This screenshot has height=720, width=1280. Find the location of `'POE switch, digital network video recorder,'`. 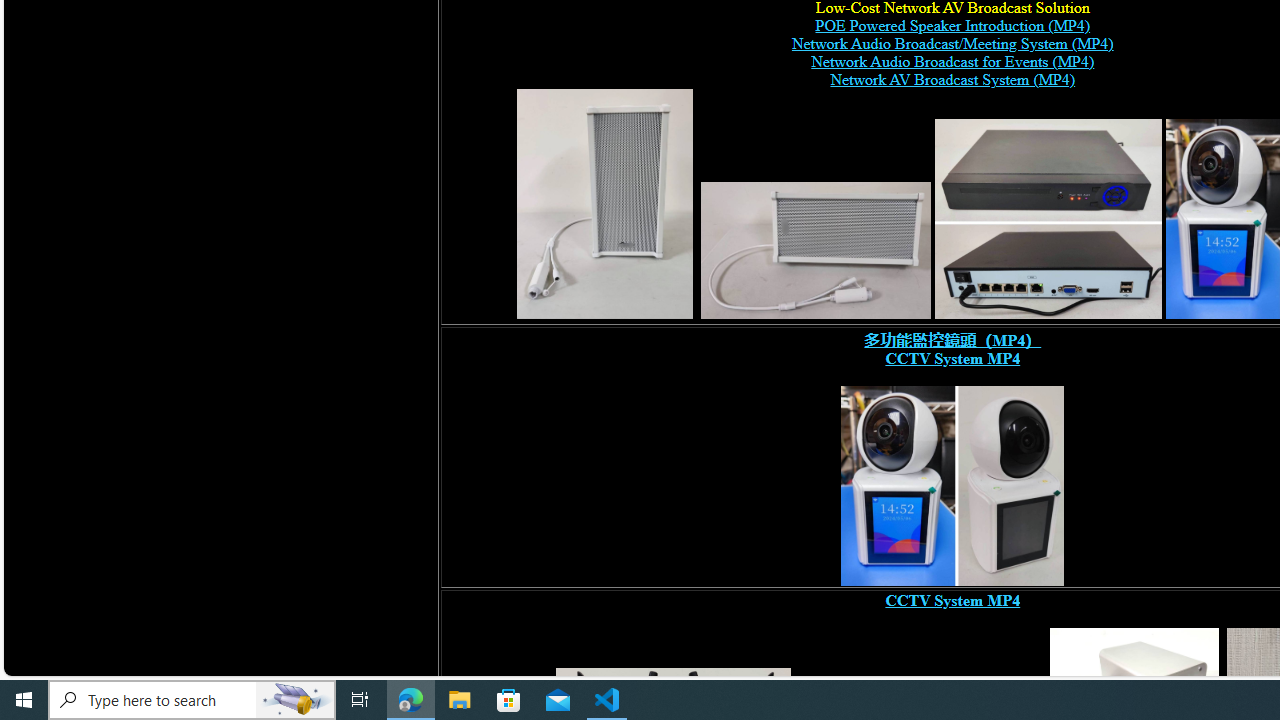

'POE switch, digital network video recorder,' is located at coordinates (1047, 219).